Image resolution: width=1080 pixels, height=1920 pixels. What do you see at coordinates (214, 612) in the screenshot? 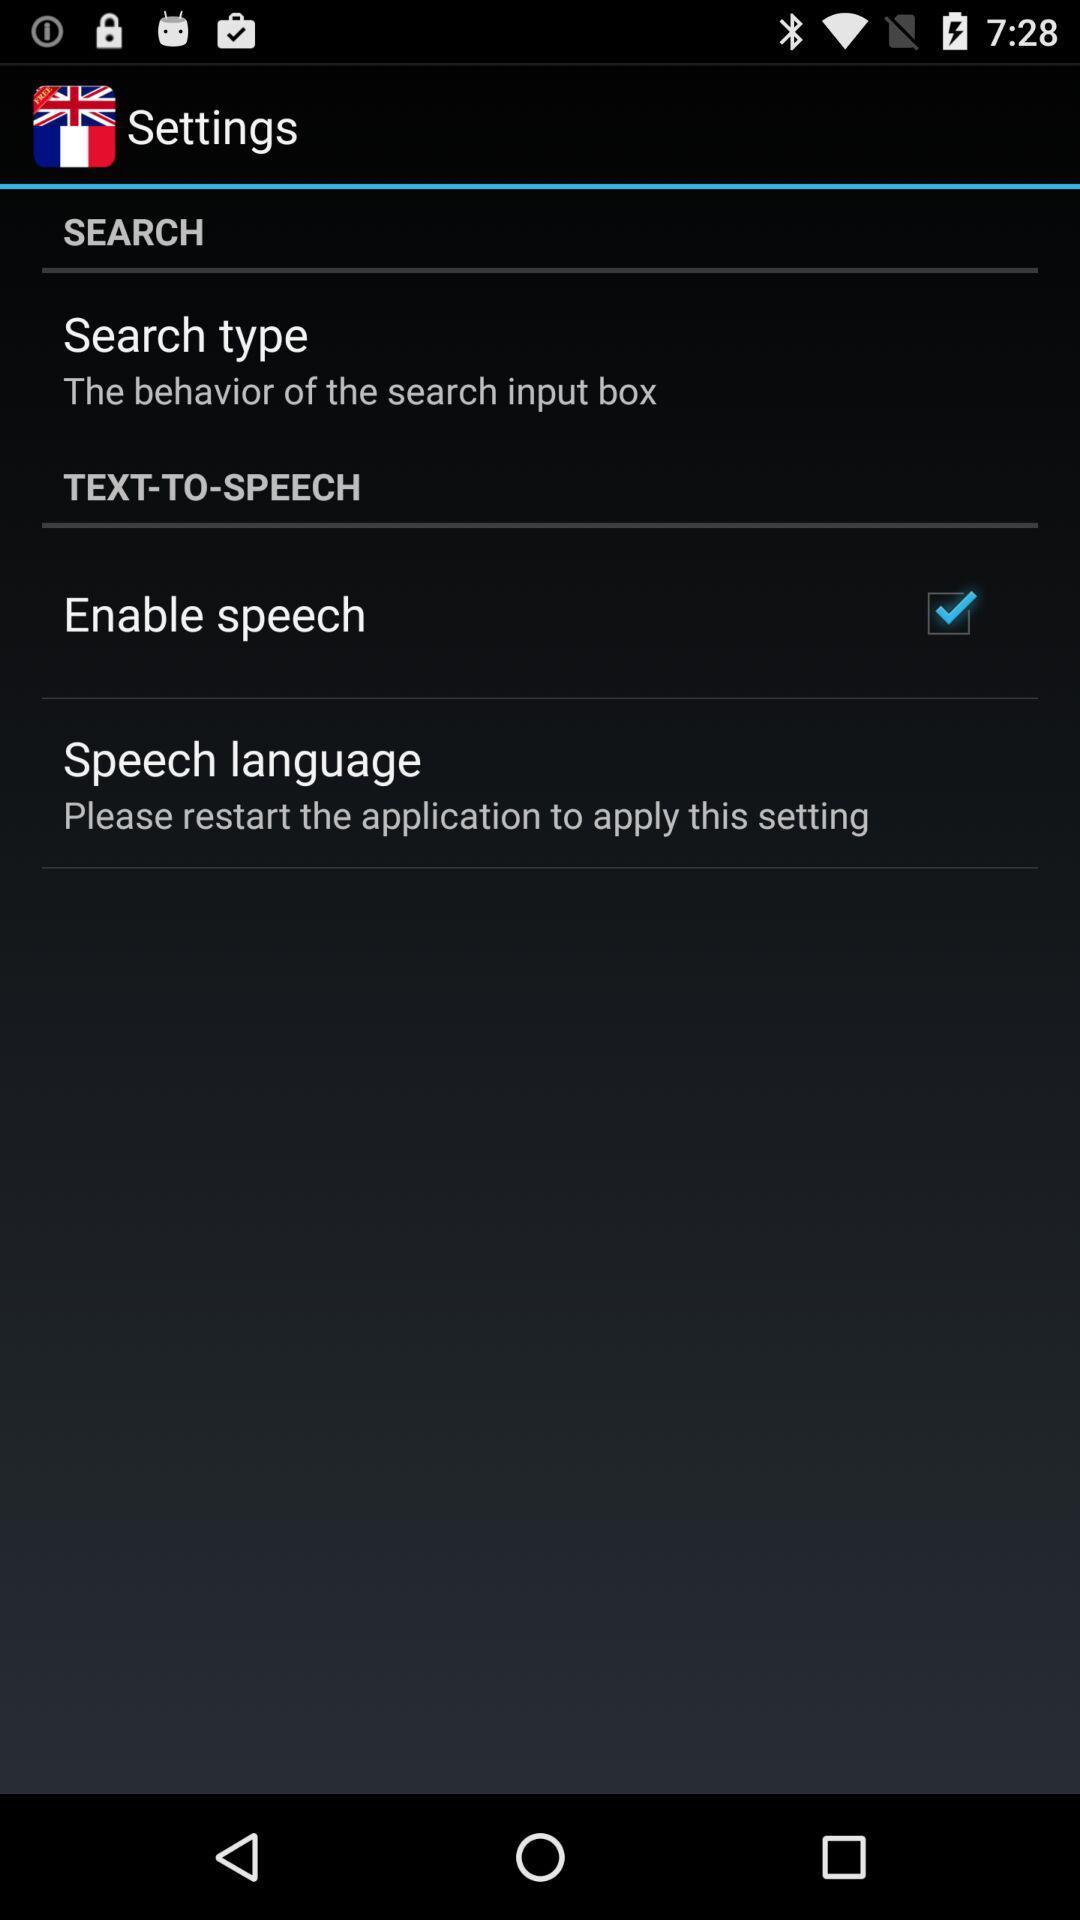
I see `the icon below text-to-speech item` at bounding box center [214, 612].